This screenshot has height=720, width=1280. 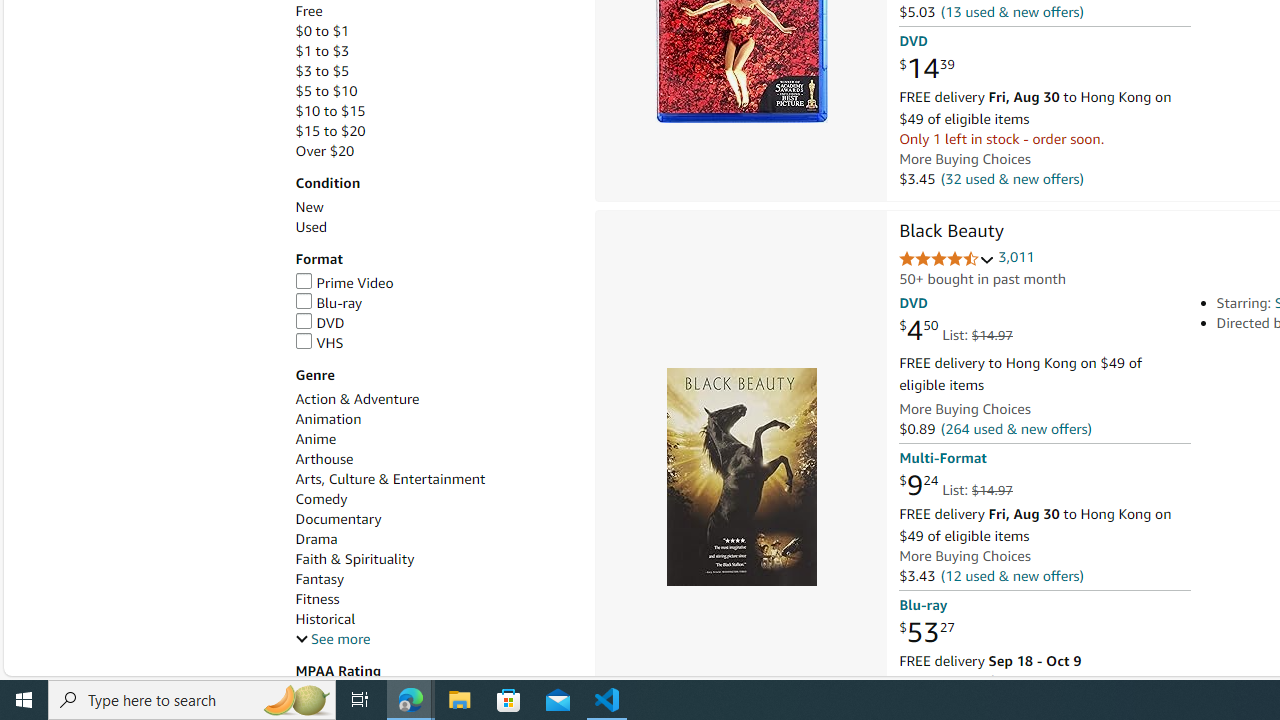 What do you see at coordinates (390, 479) in the screenshot?
I see `'Arts, Culture & Entertainment'` at bounding box center [390, 479].